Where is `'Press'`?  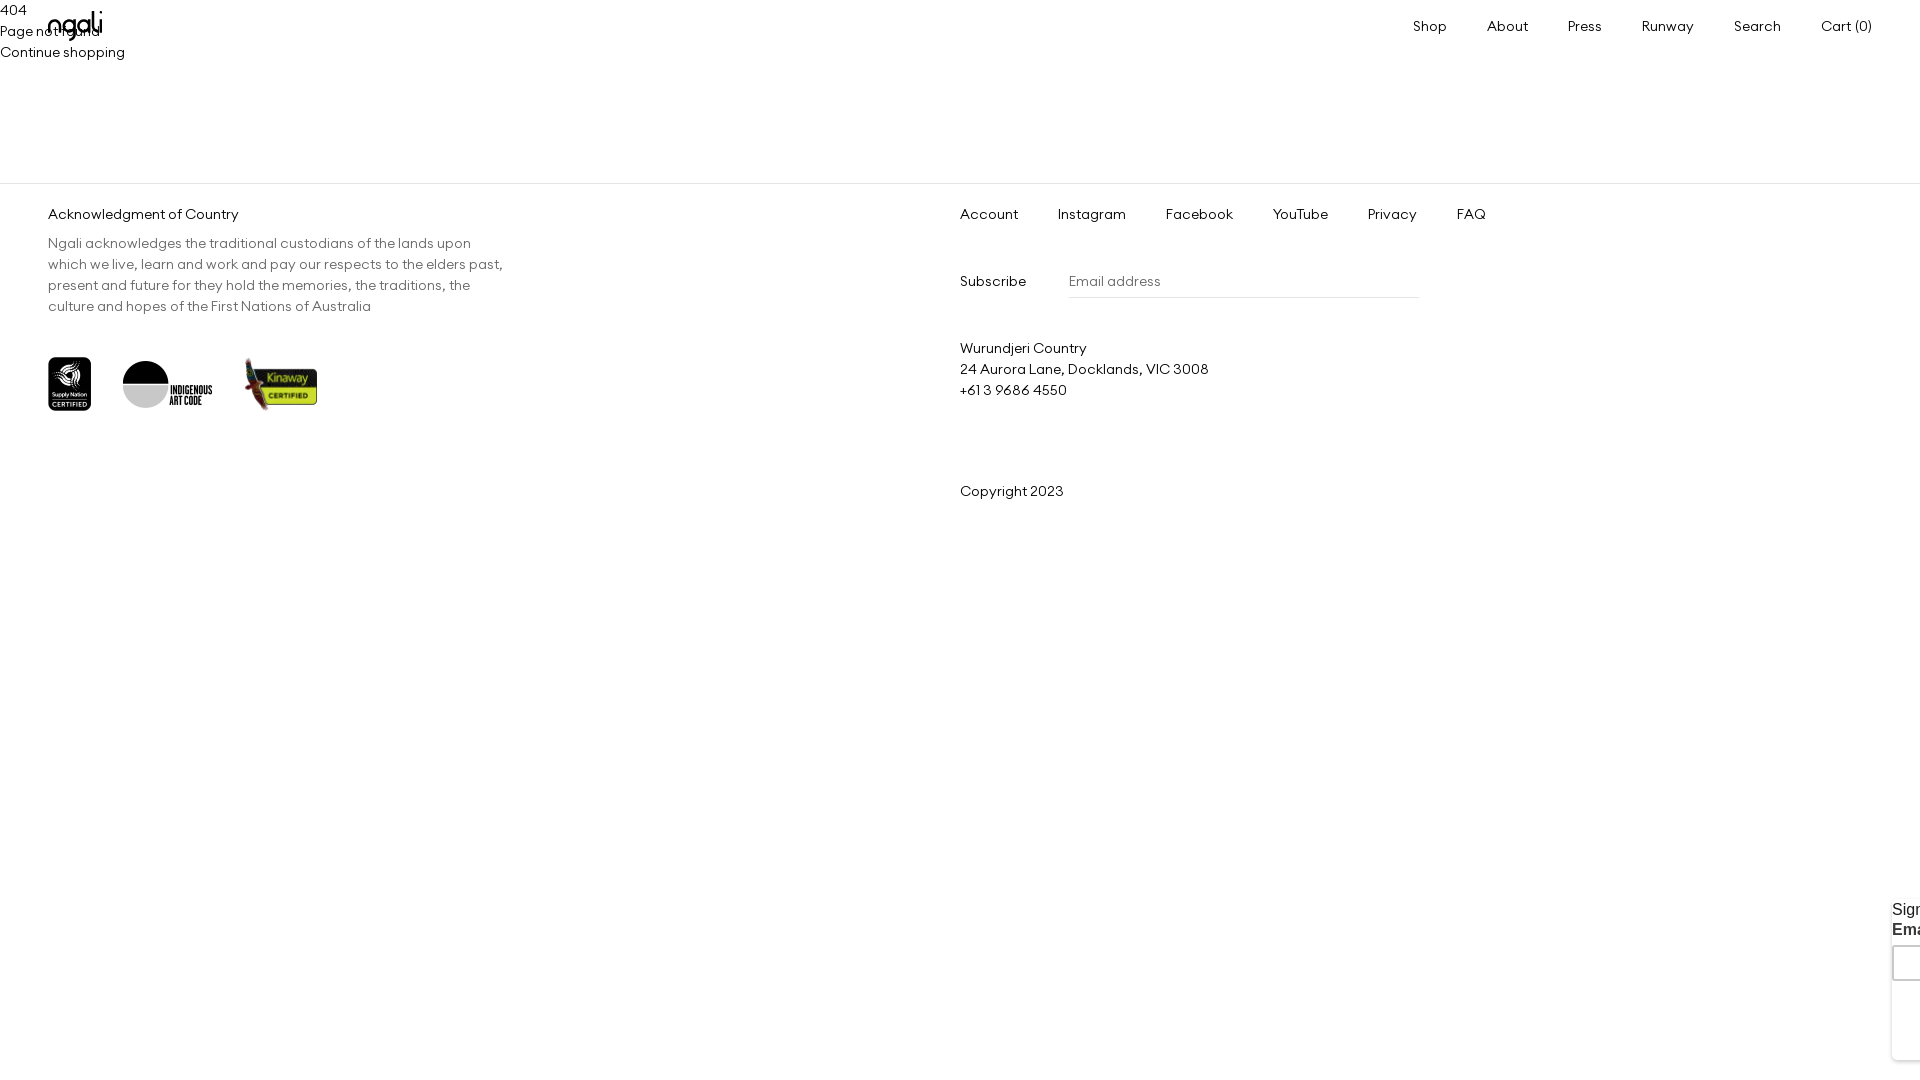 'Press' is located at coordinates (1583, 24).